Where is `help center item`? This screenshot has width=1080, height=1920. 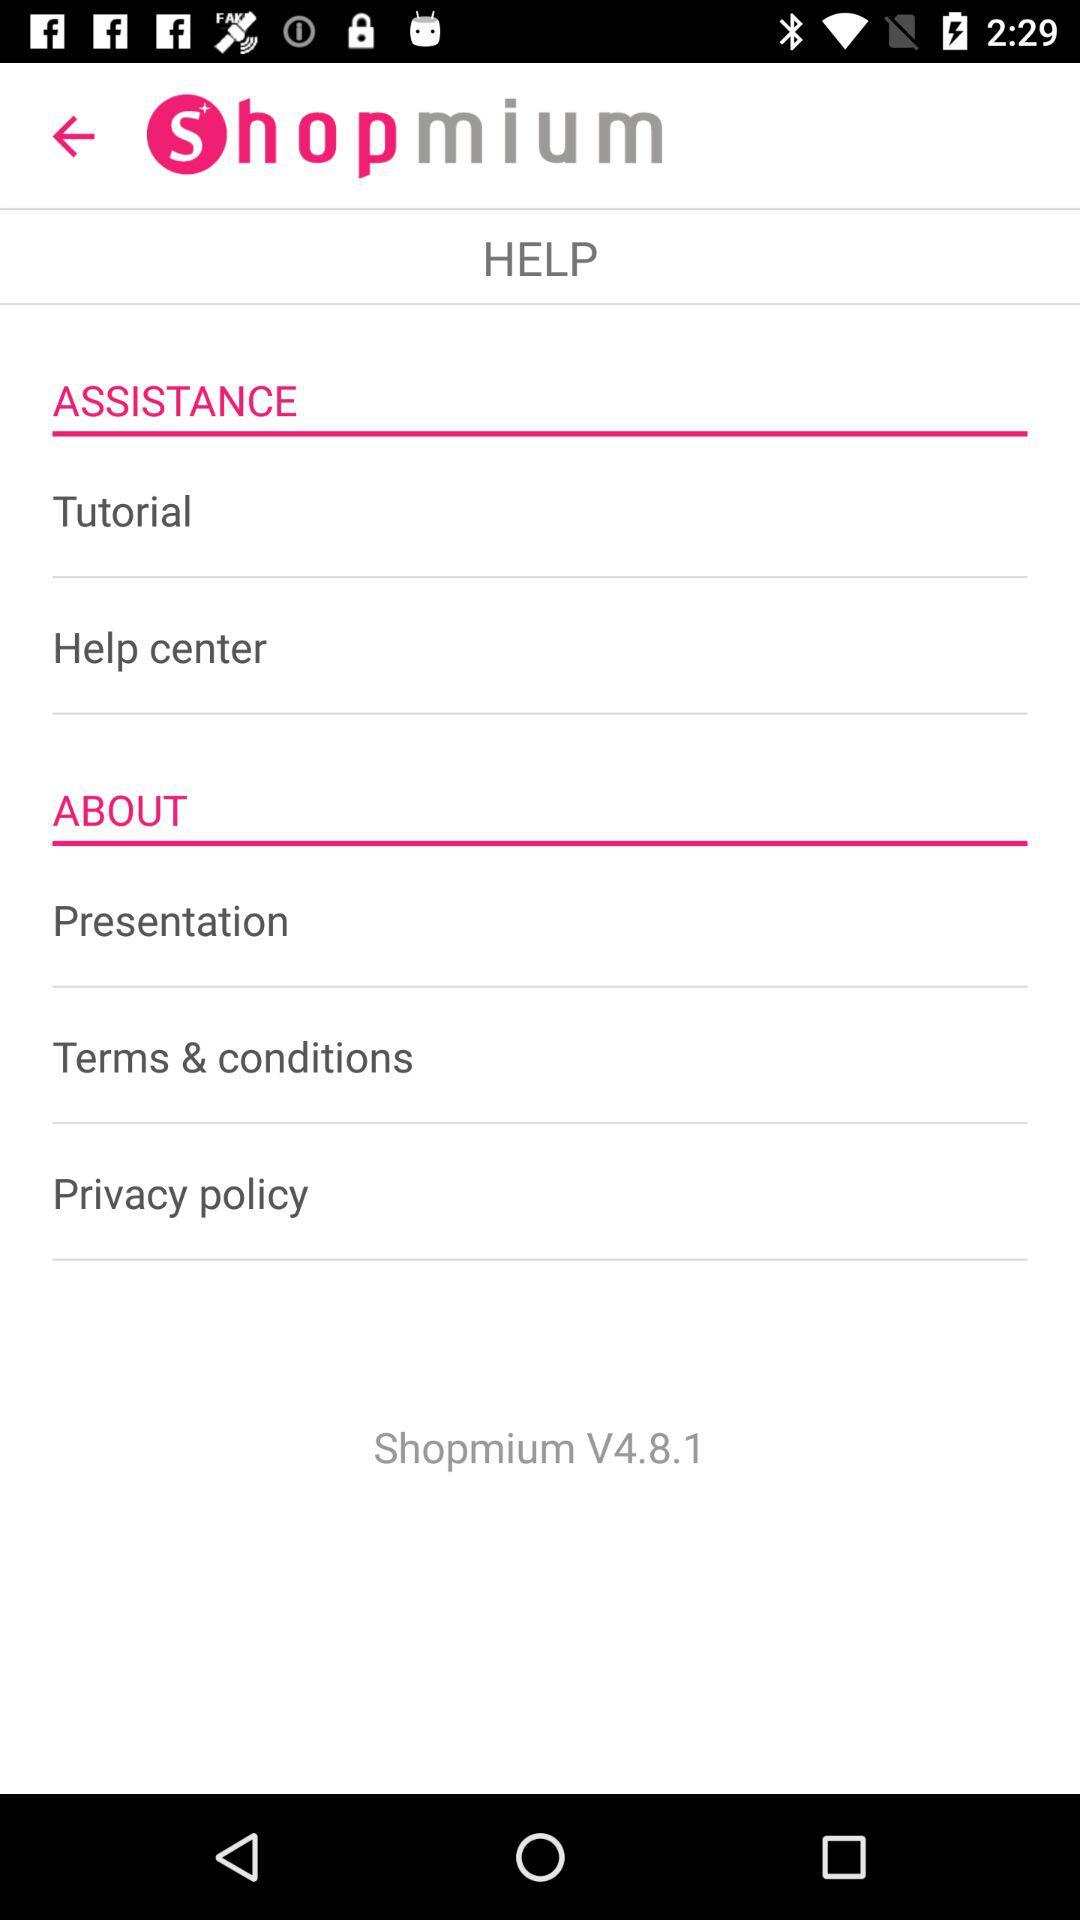
help center item is located at coordinates (540, 646).